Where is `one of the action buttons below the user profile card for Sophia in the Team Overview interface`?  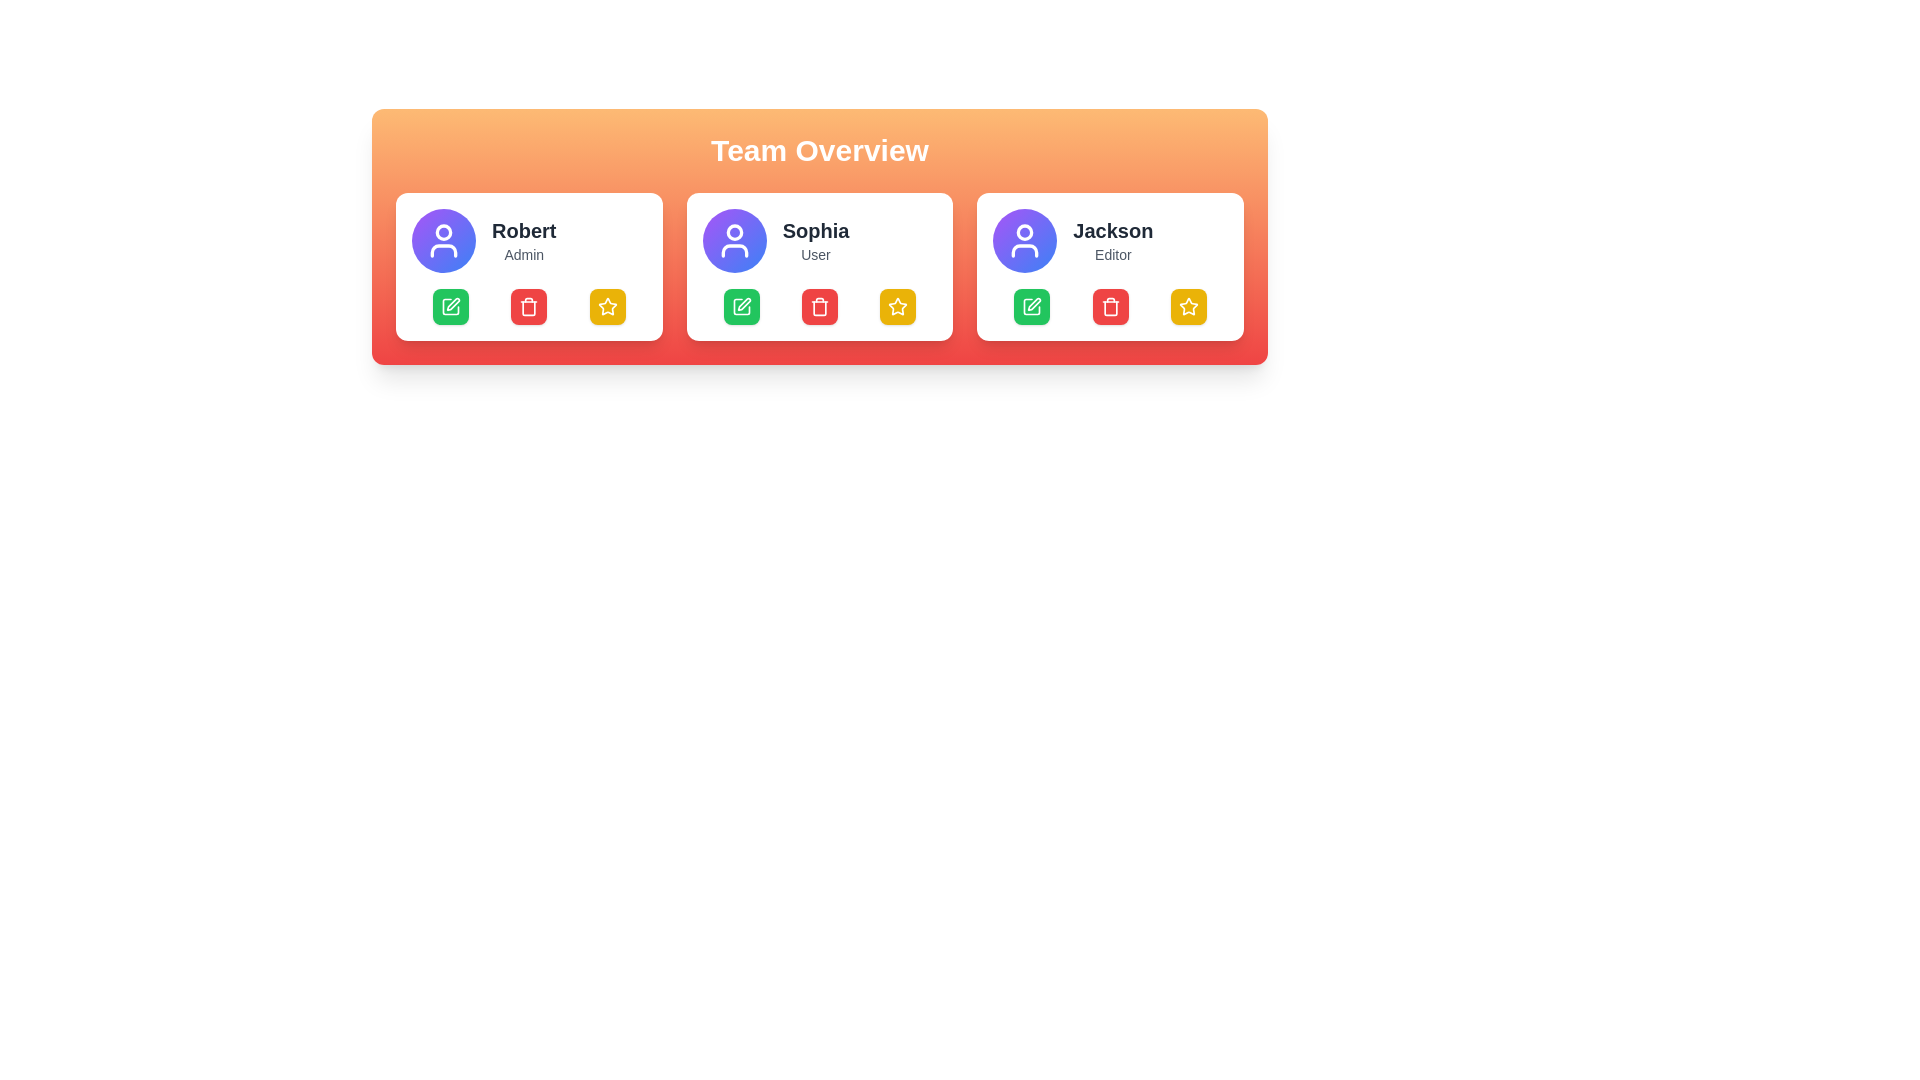 one of the action buttons below the user profile card for Sophia in the Team Overview interface is located at coordinates (820, 265).